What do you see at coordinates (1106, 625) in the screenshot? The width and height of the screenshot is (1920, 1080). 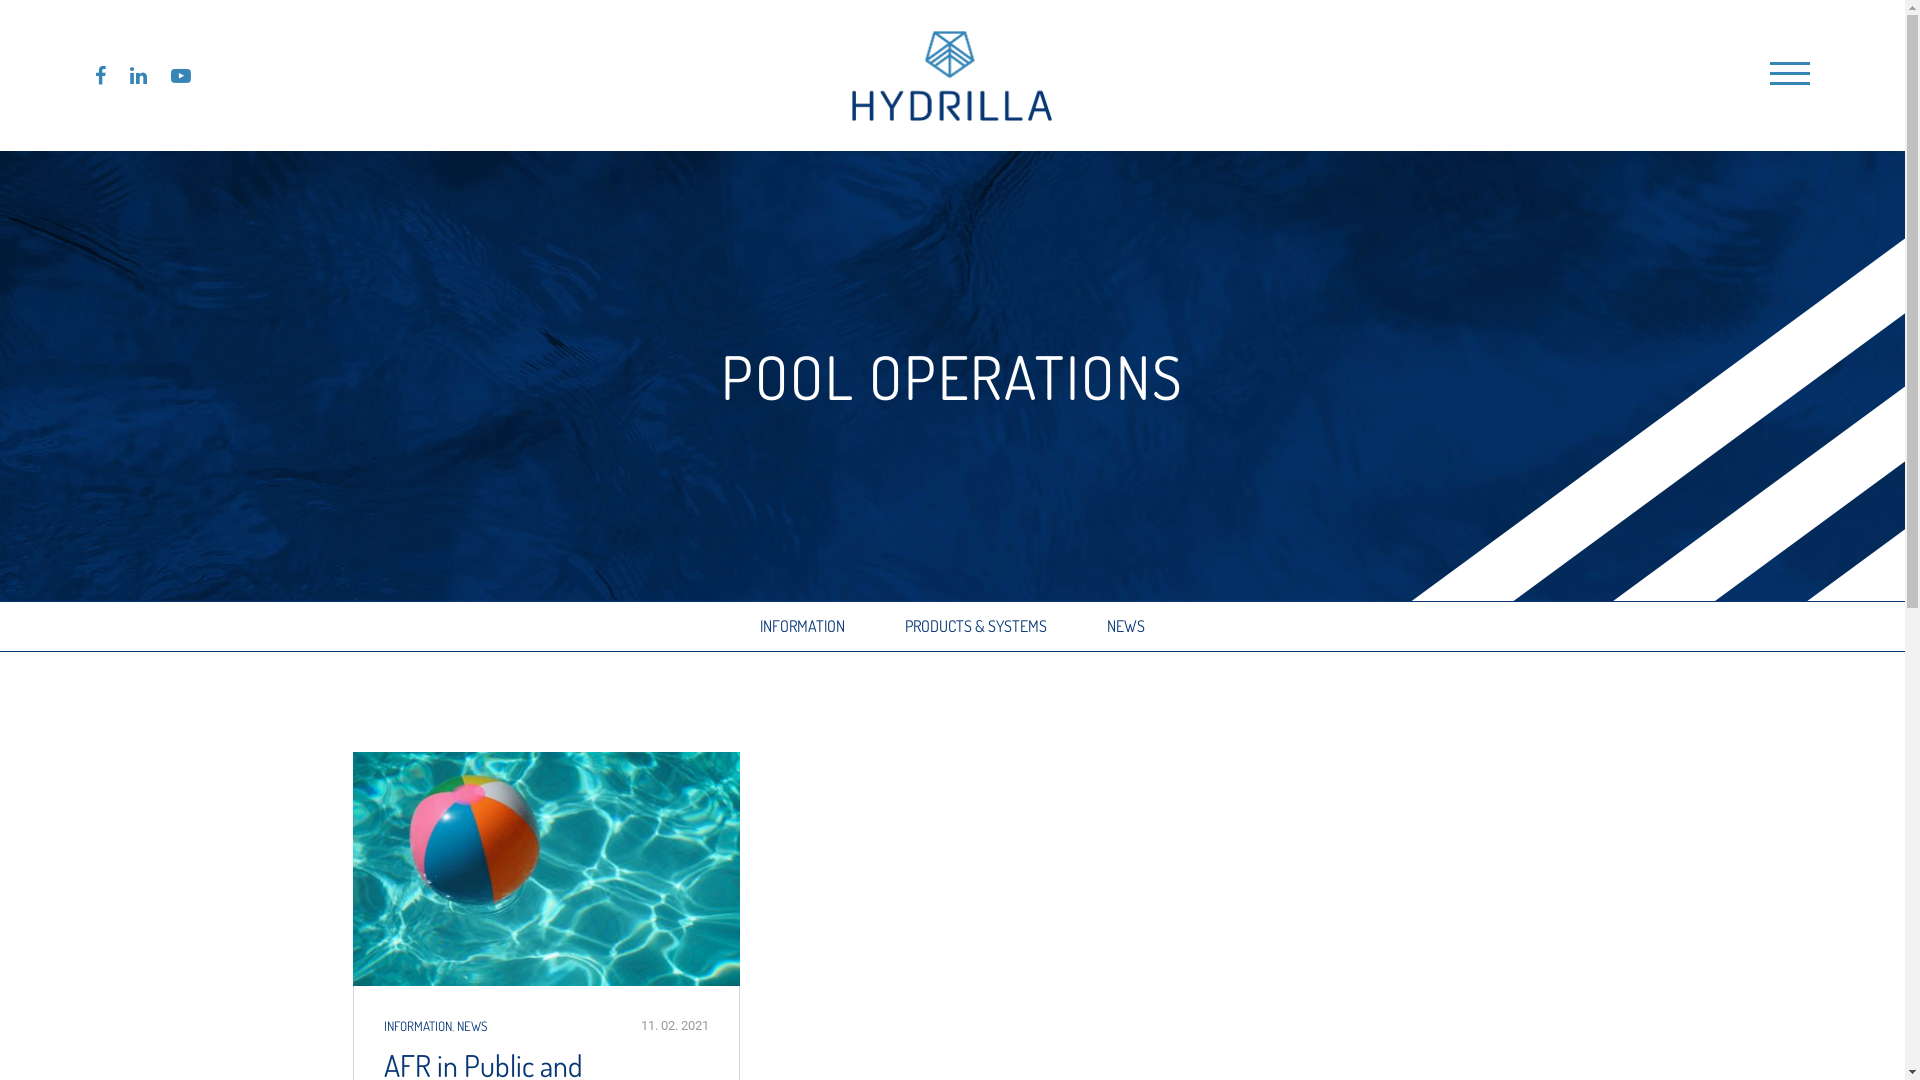 I see `'NEWS'` at bounding box center [1106, 625].